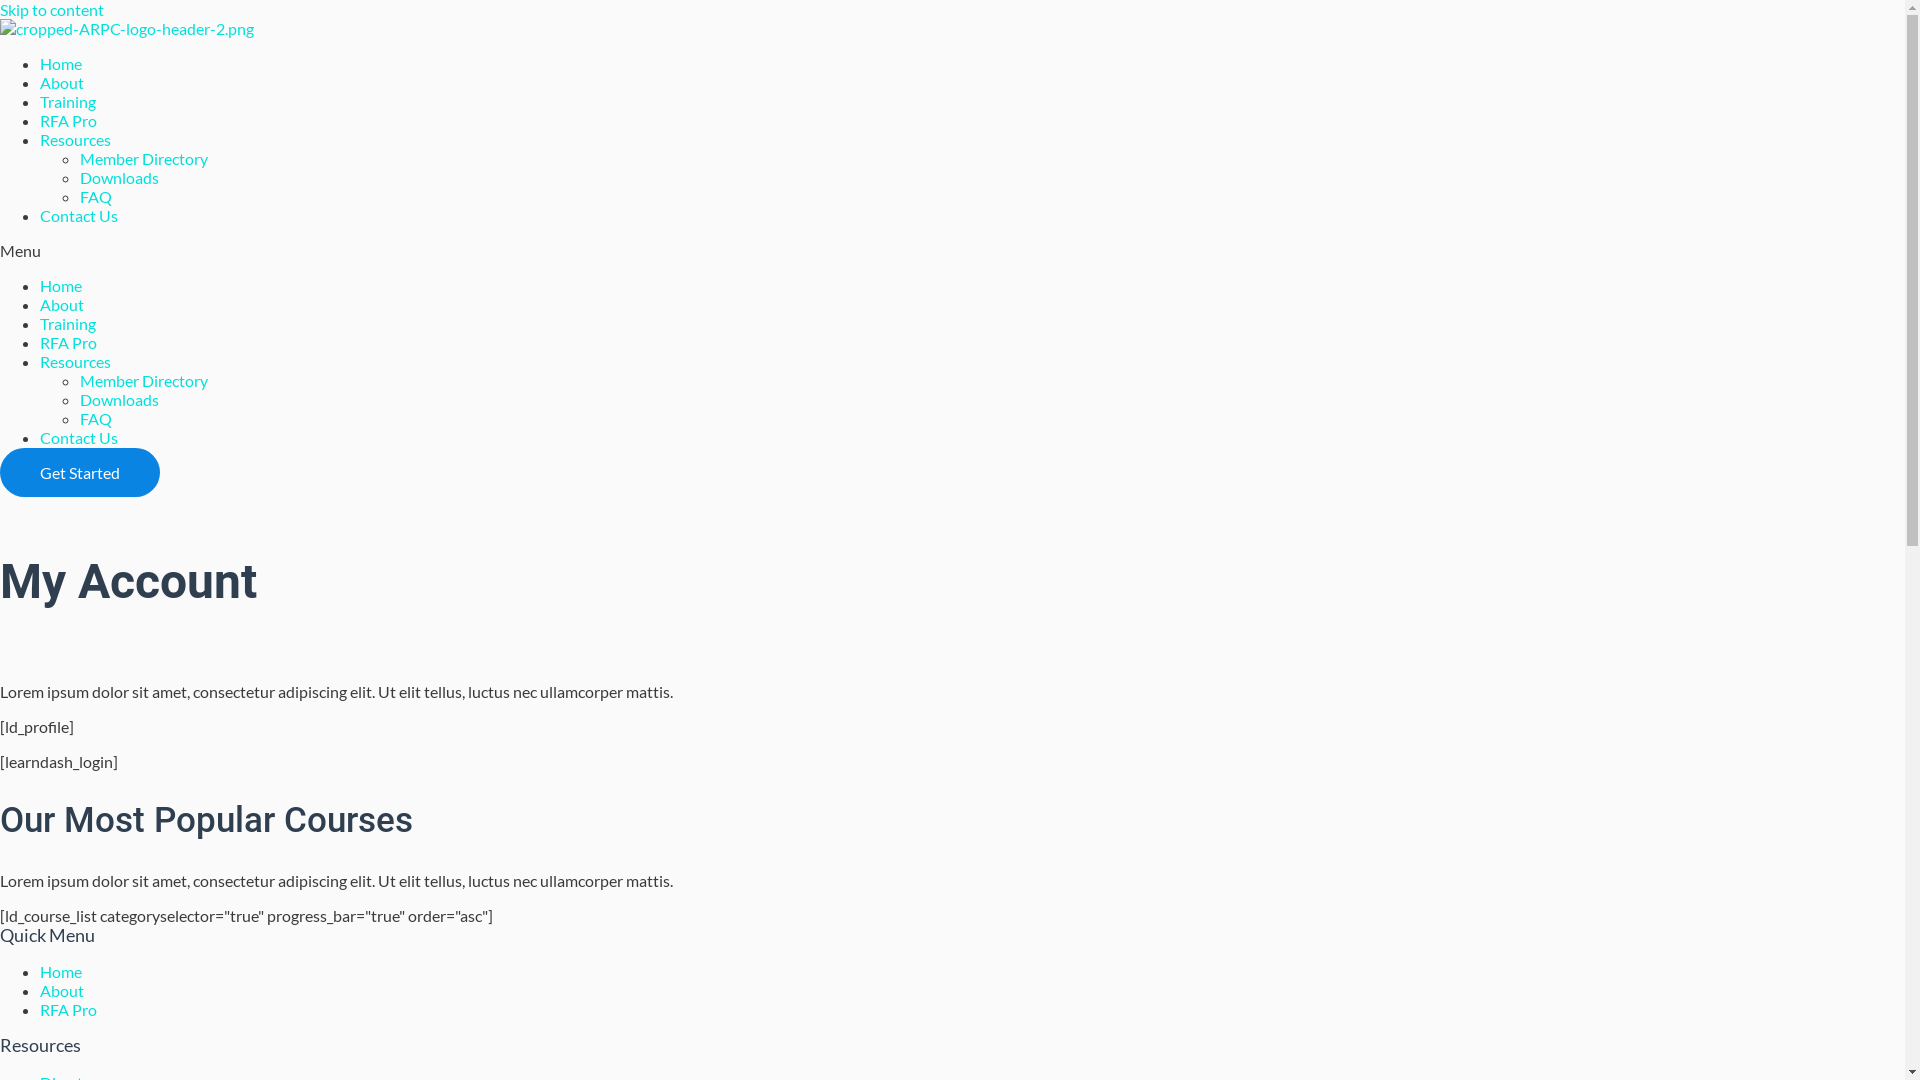  I want to click on 'About', so click(62, 990).